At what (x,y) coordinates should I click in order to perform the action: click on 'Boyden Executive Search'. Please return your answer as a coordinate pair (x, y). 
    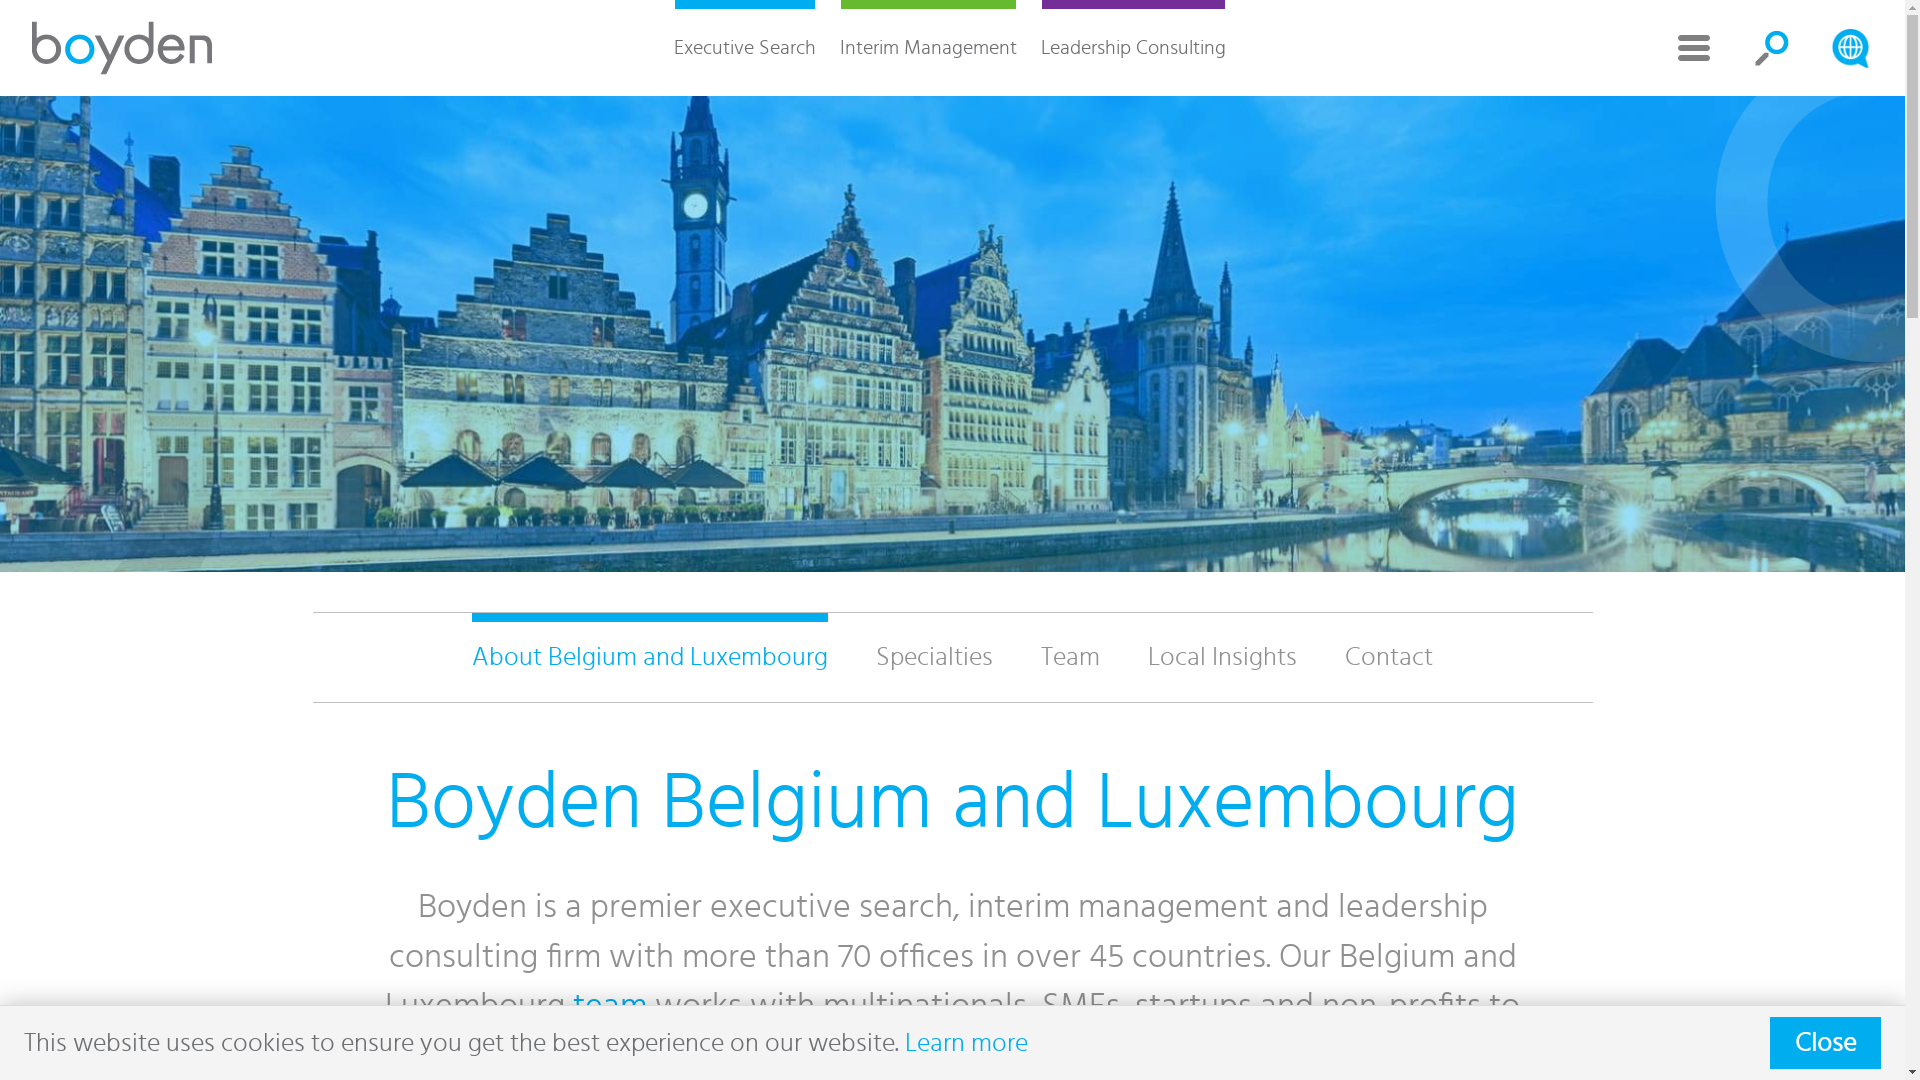
    Looking at the image, I should click on (120, 46).